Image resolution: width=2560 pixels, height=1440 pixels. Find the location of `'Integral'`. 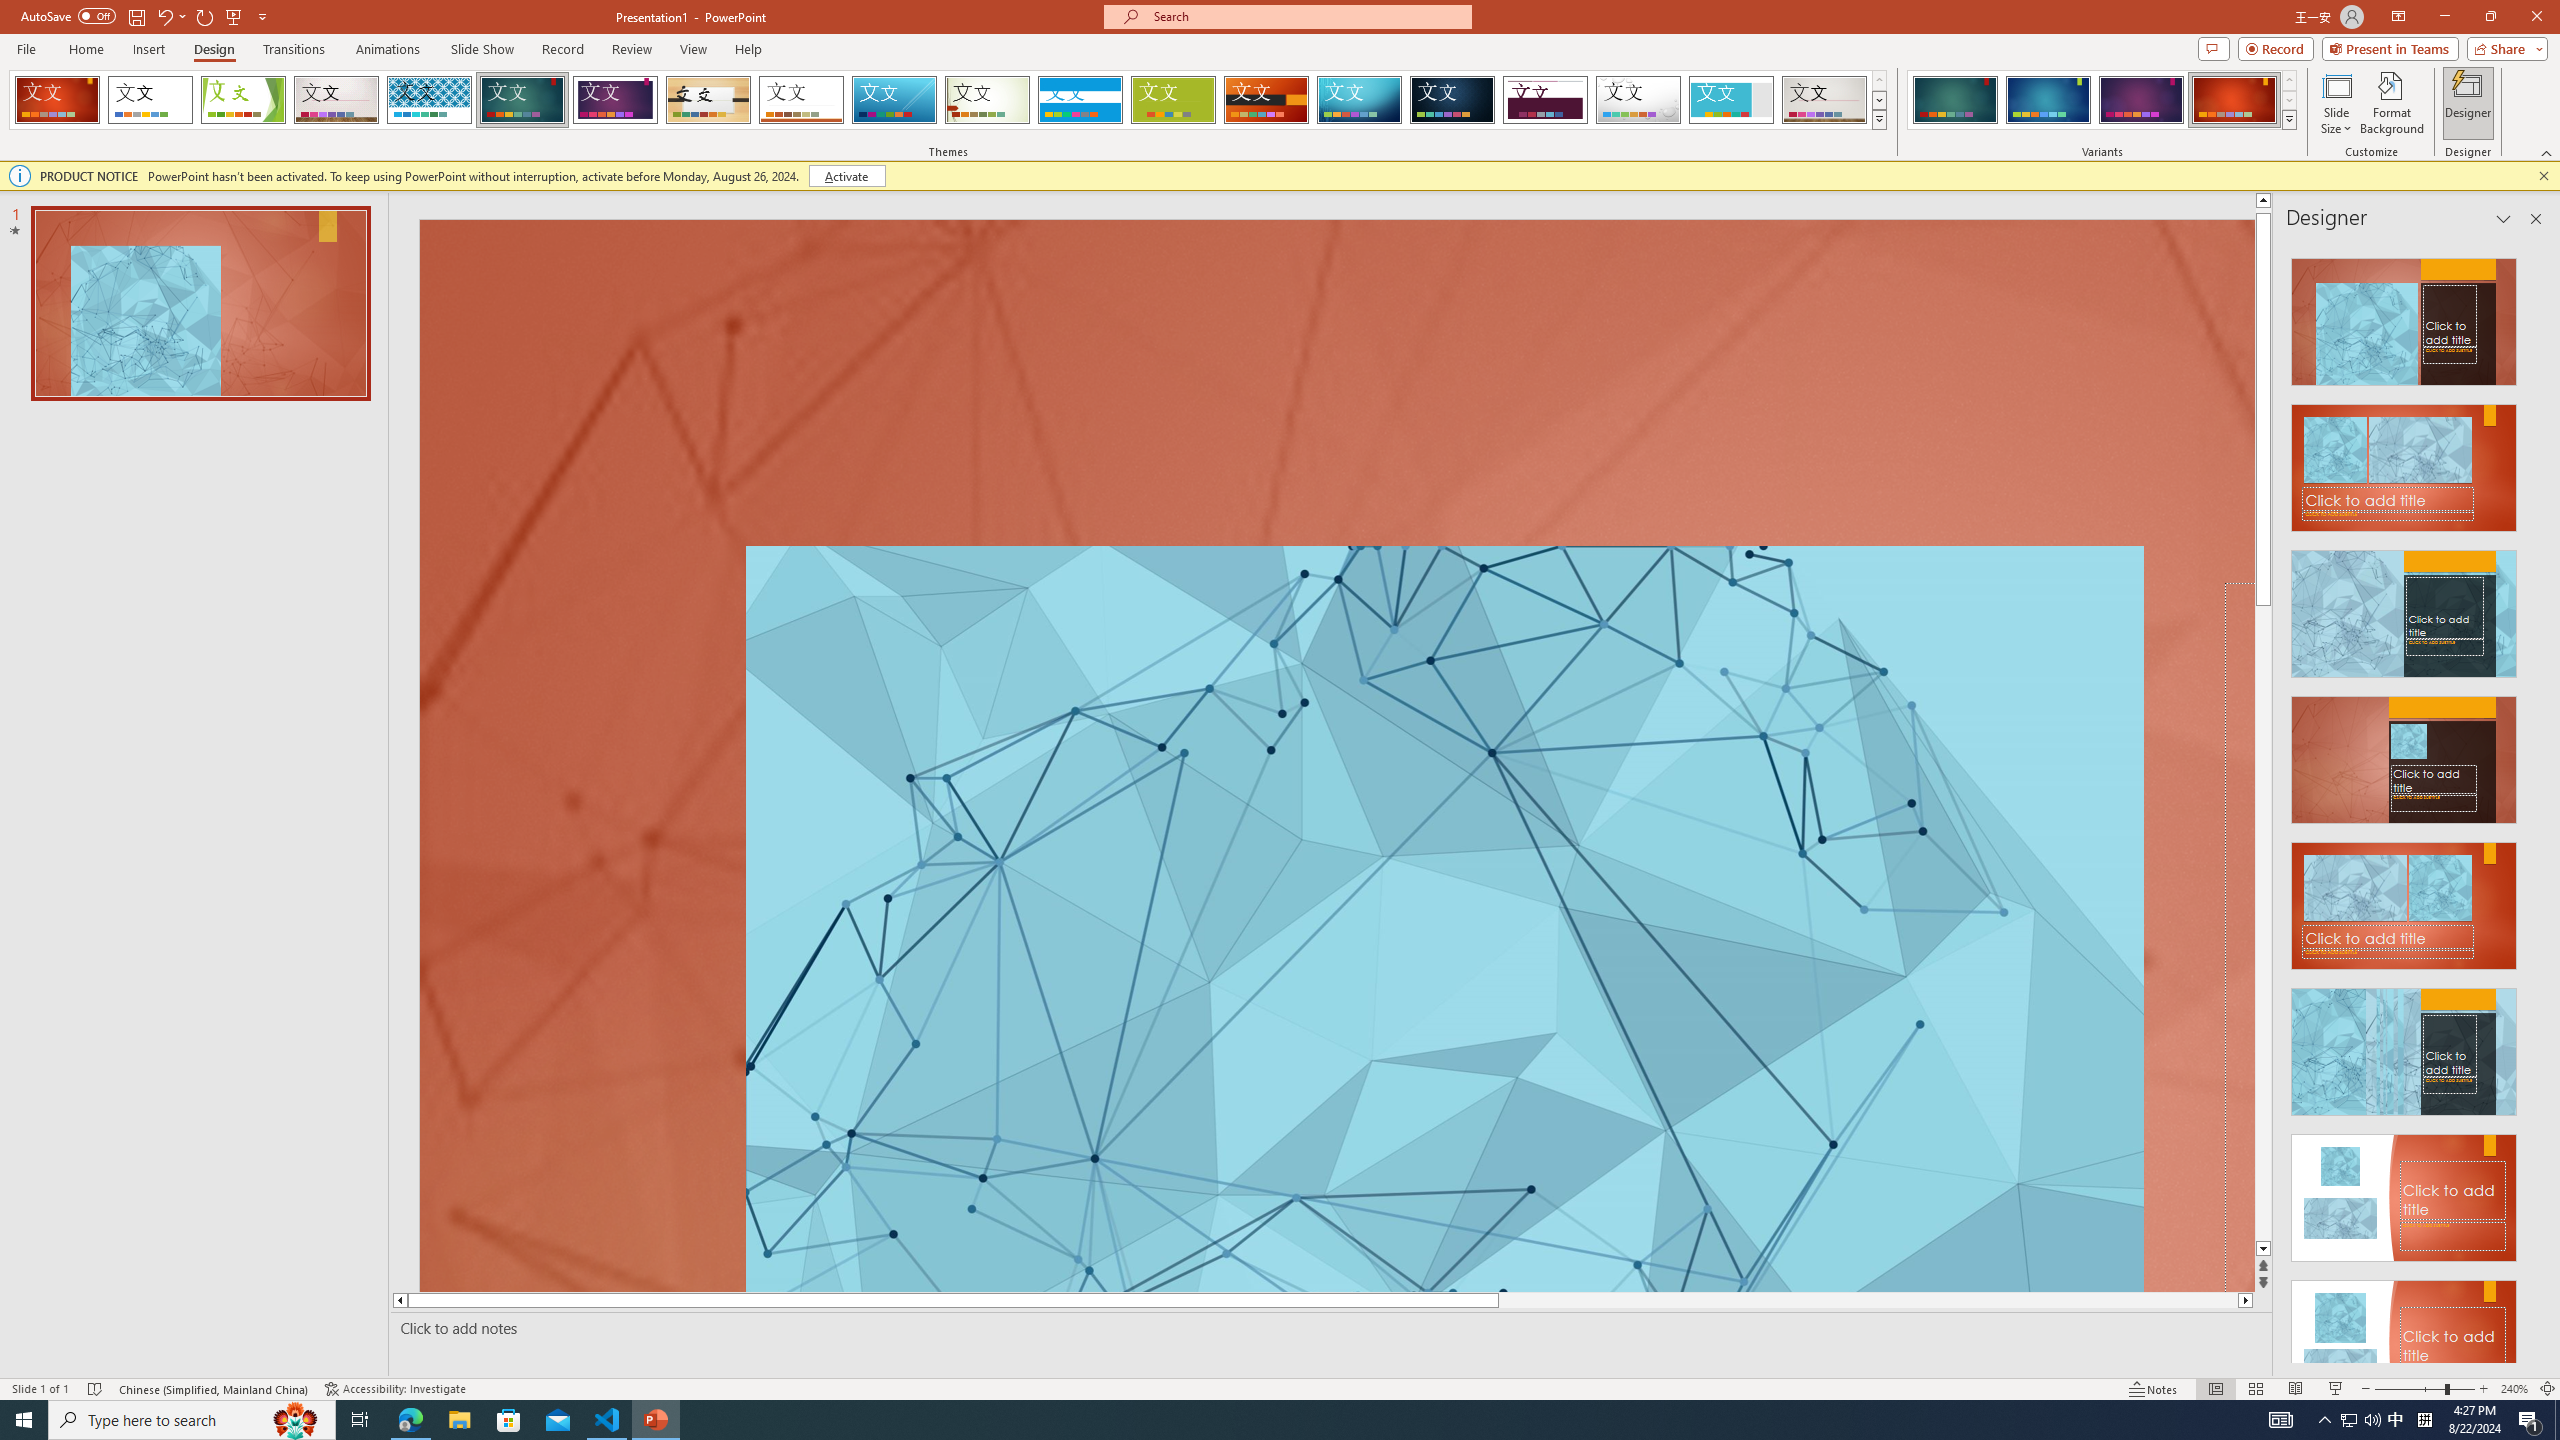

'Integral' is located at coordinates (429, 99).